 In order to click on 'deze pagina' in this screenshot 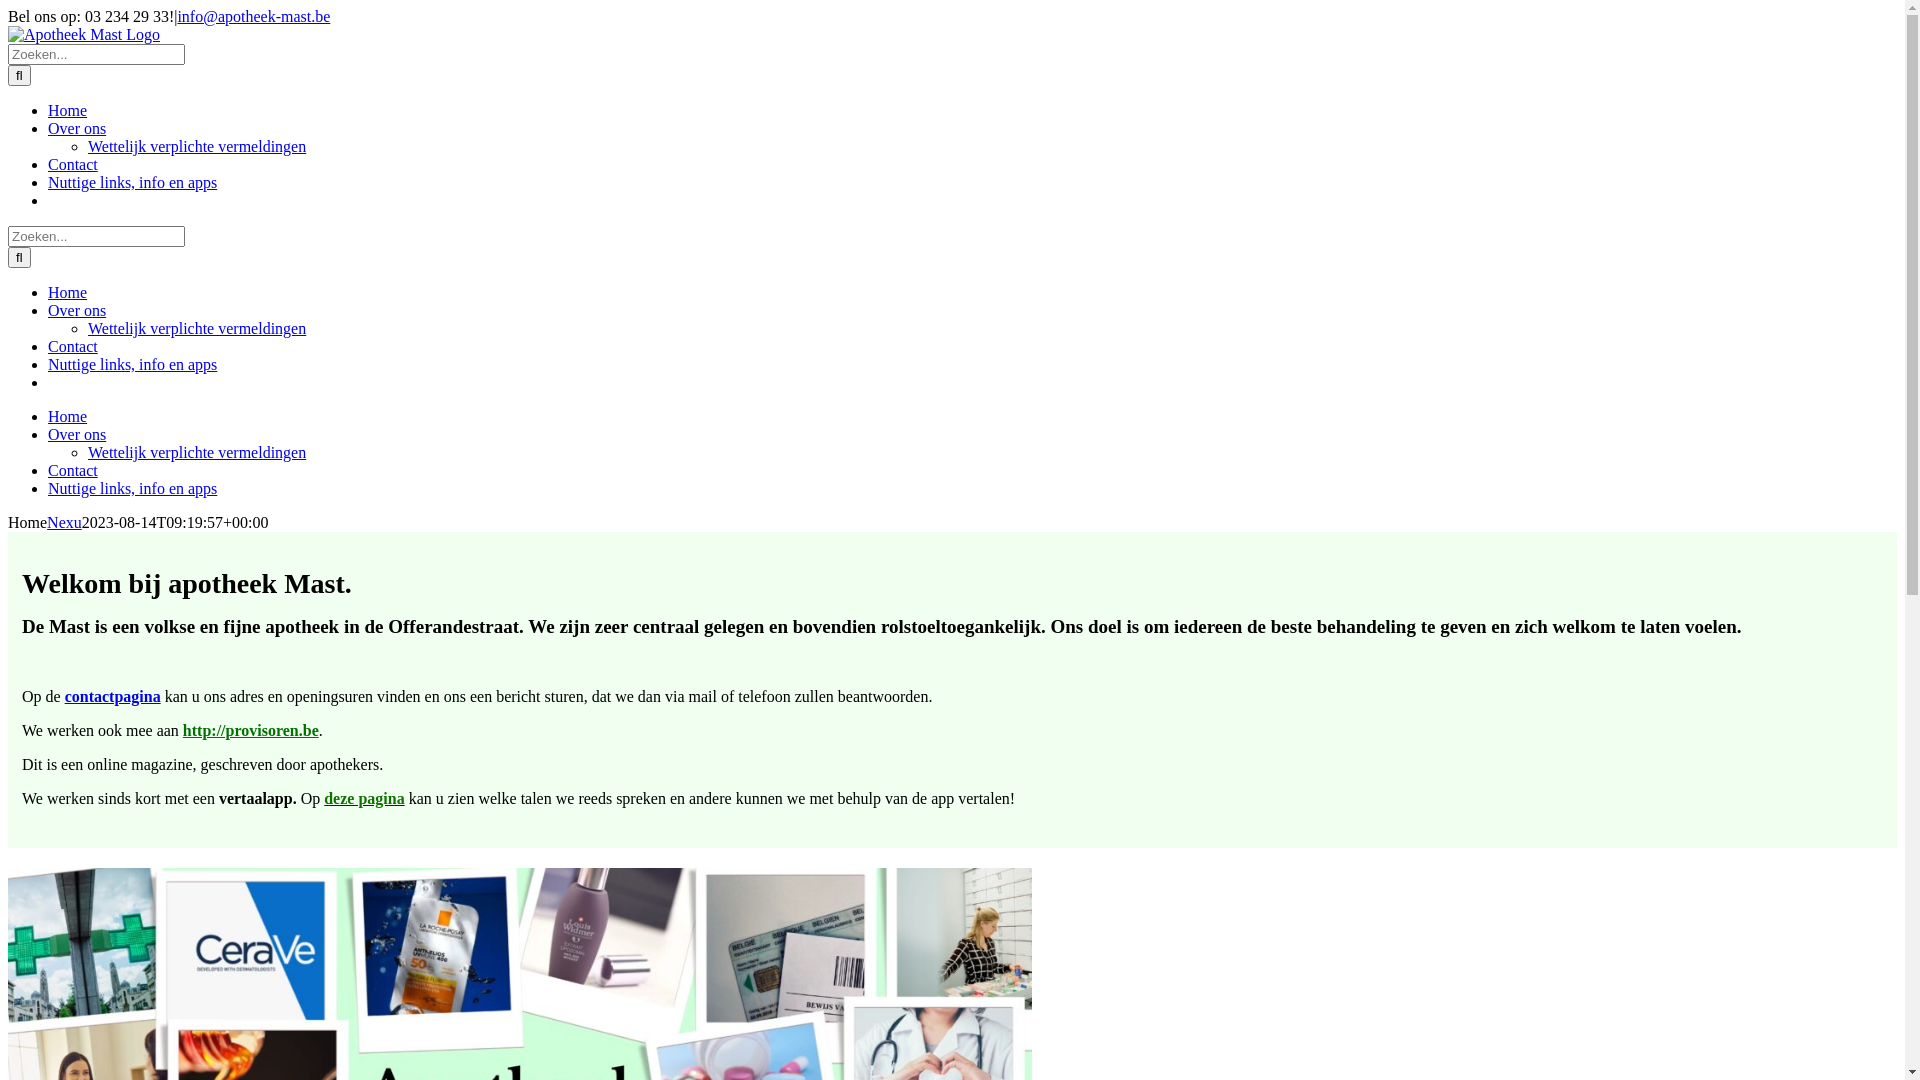, I will do `click(364, 797)`.